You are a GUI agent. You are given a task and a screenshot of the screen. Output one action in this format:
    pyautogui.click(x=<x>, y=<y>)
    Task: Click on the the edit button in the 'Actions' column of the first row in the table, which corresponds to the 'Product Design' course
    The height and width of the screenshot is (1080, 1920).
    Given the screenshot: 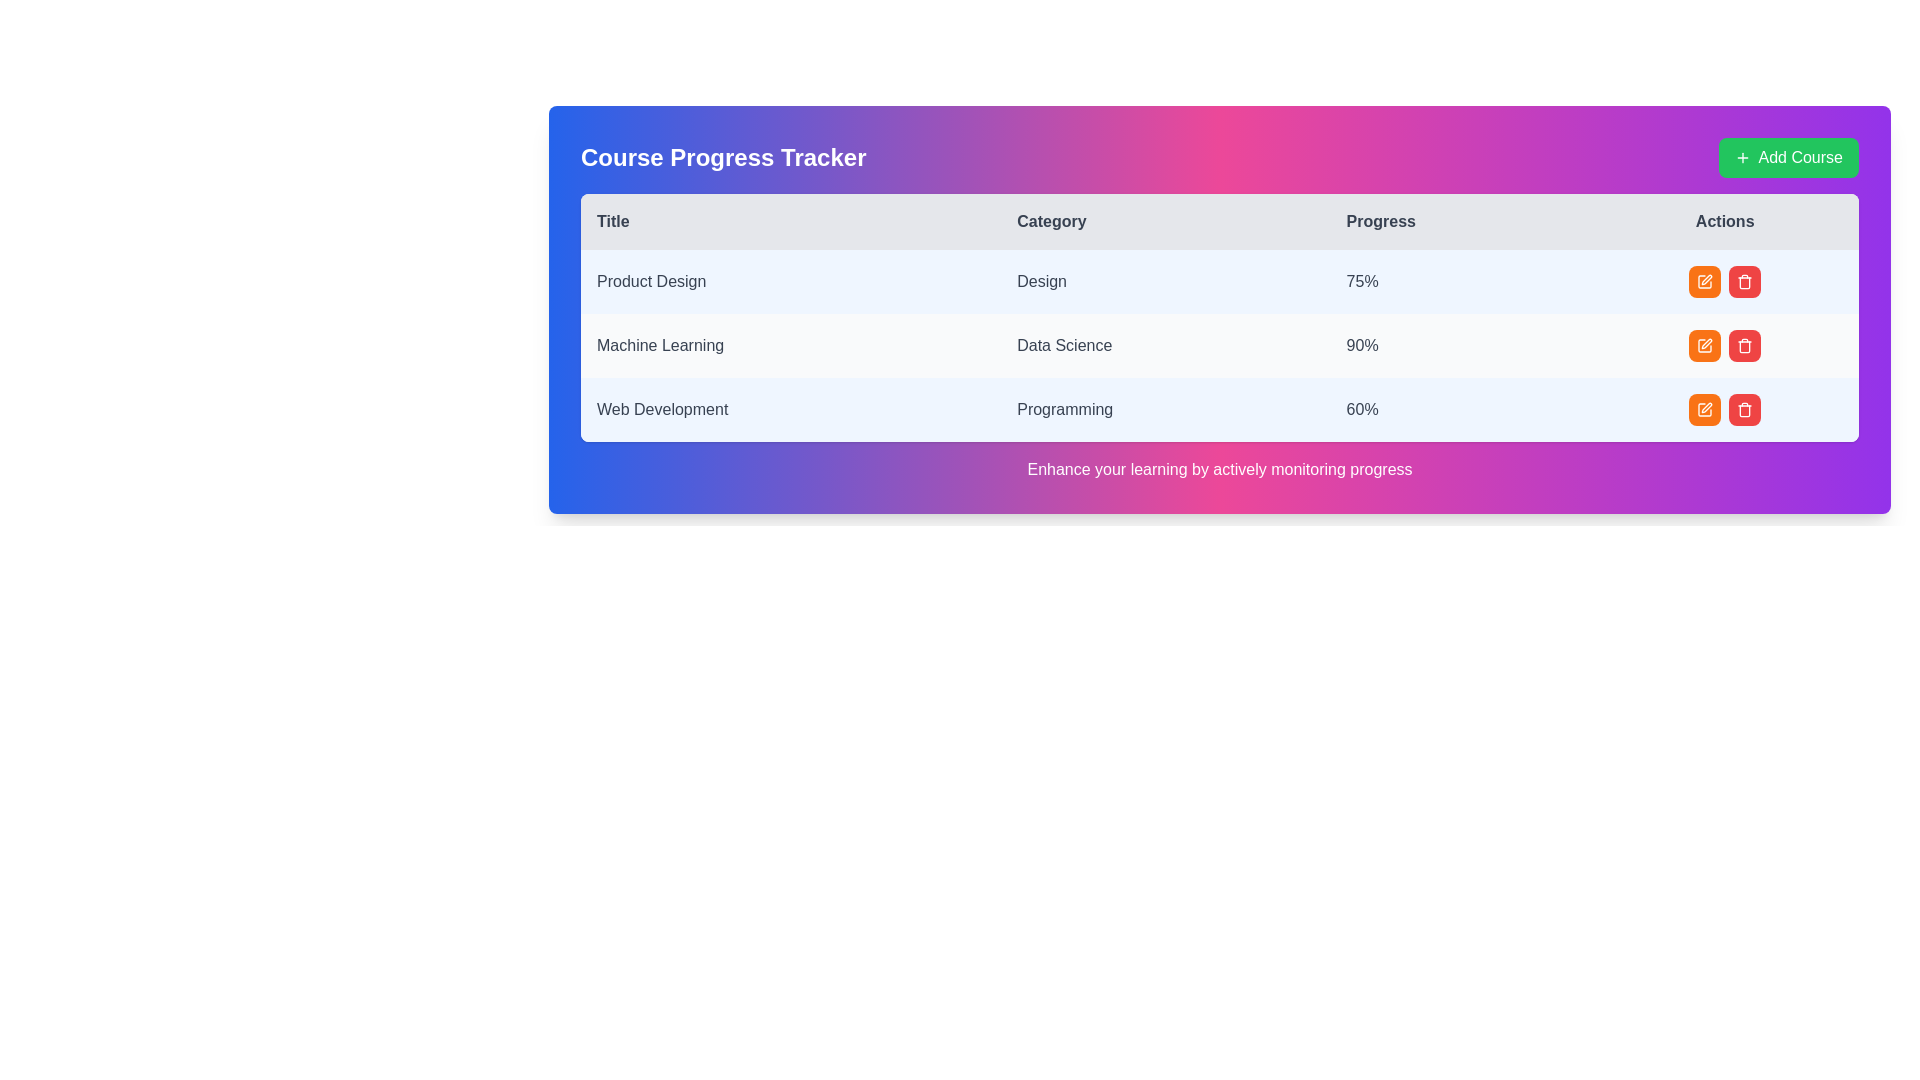 What is the action you would take?
    pyautogui.click(x=1704, y=281)
    